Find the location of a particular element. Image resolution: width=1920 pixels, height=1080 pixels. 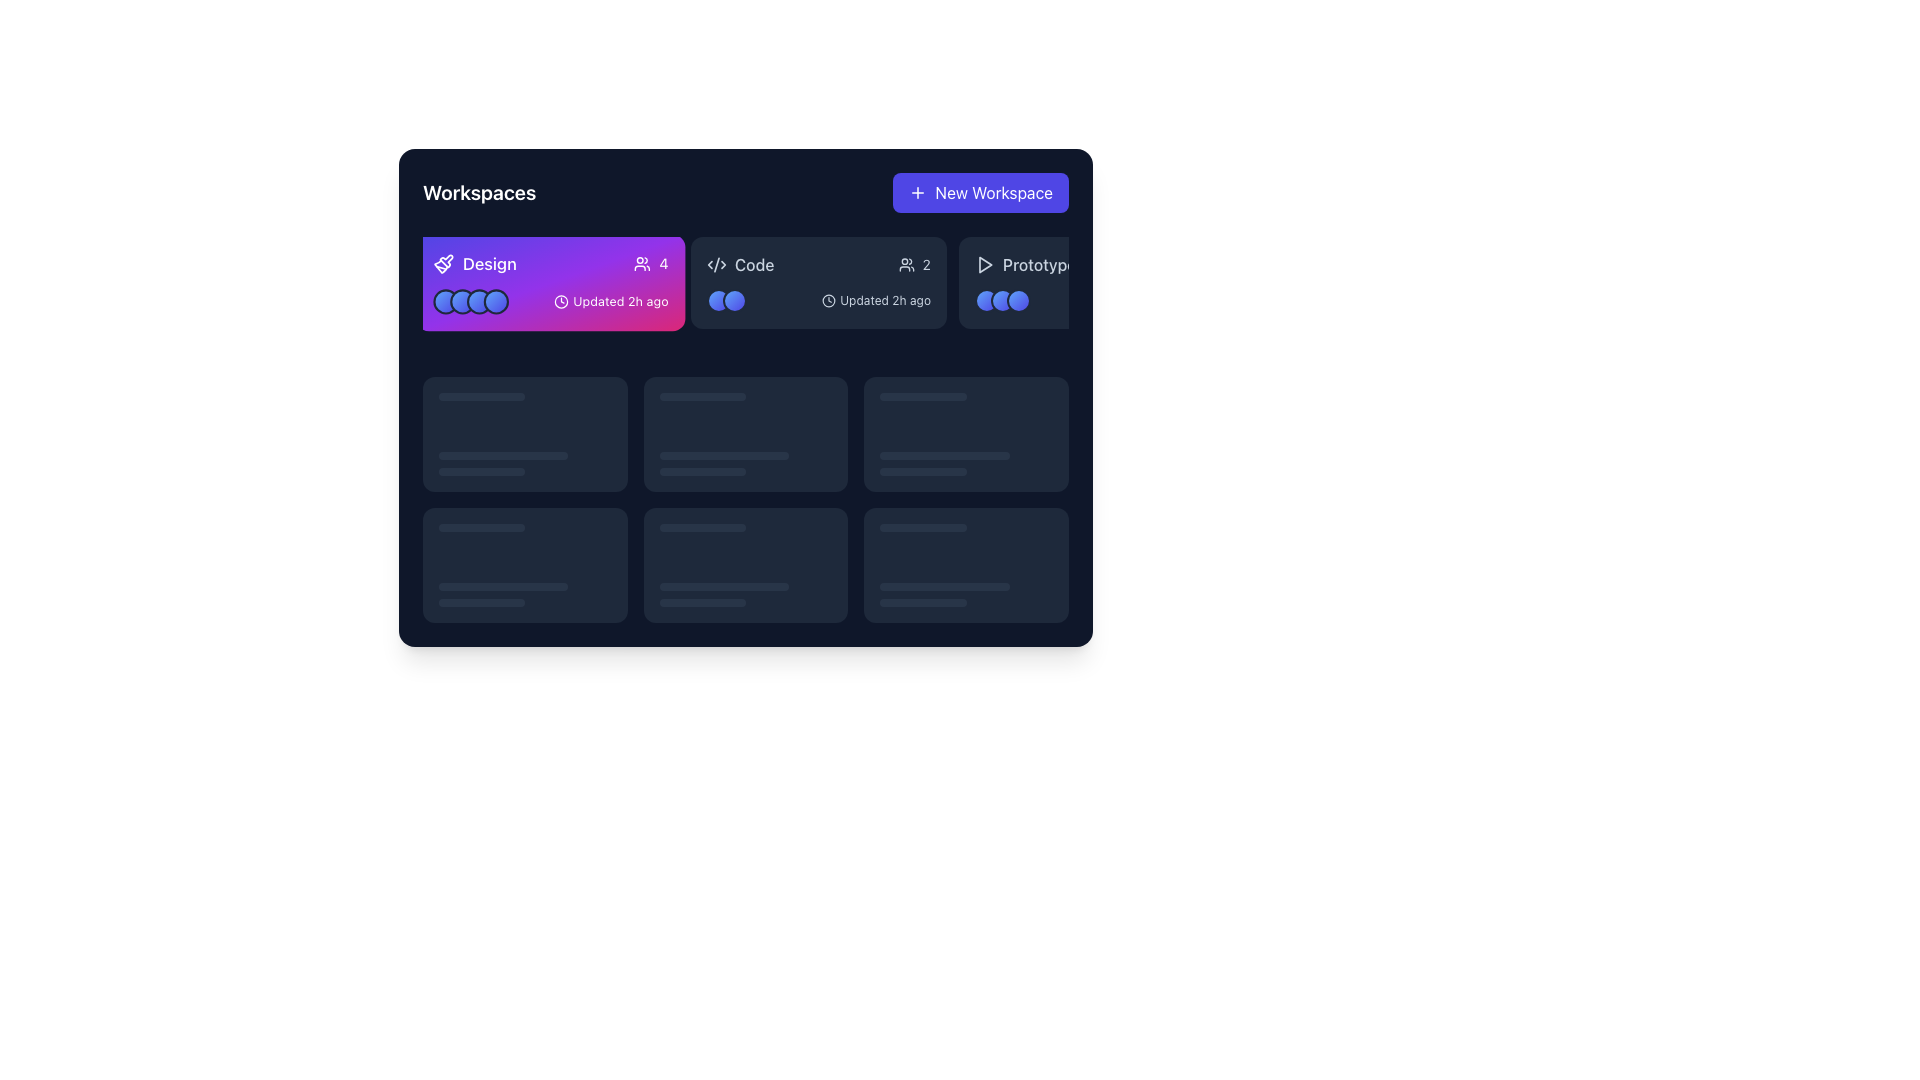

the second avatar indicator in the 'Design' workspace section, which visually represents a user avatar within the card layout is located at coordinates (461, 301).